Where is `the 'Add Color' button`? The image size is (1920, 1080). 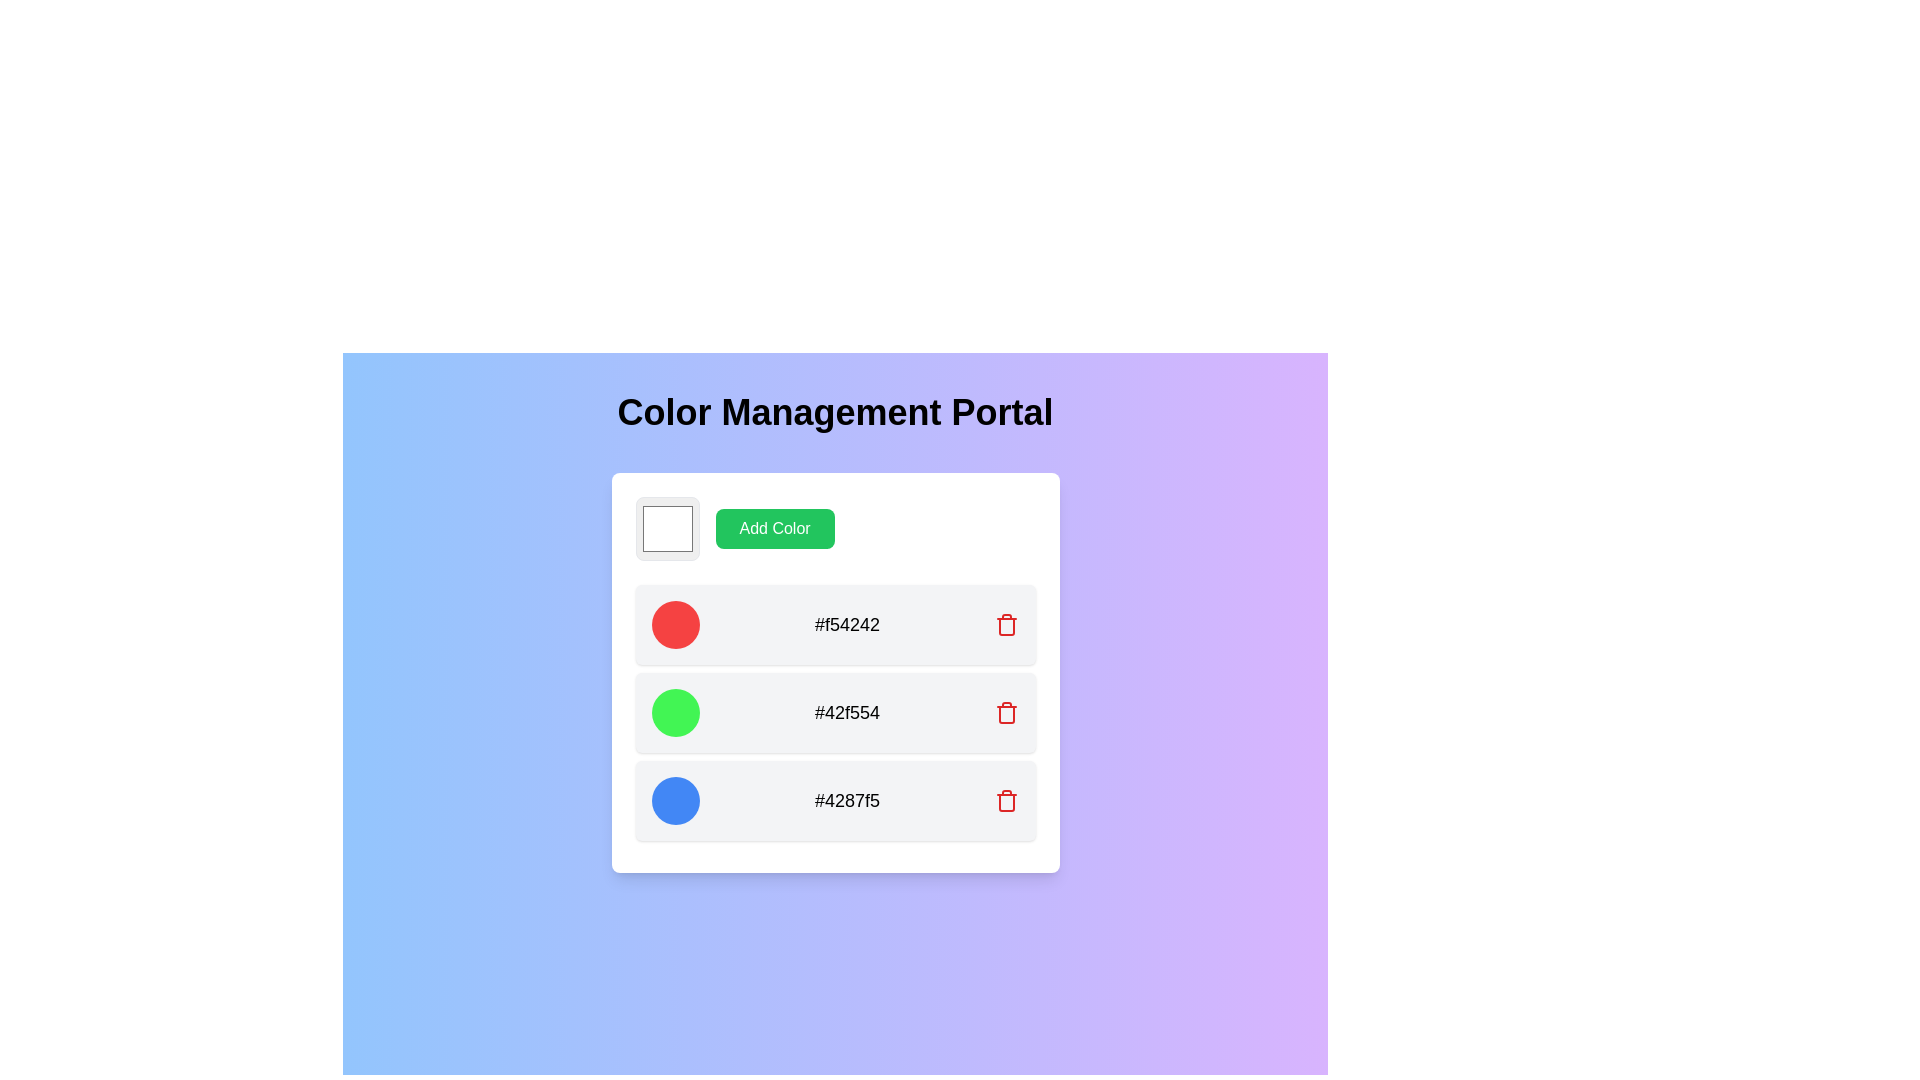
the 'Add Color' button is located at coordinates (774, 527).